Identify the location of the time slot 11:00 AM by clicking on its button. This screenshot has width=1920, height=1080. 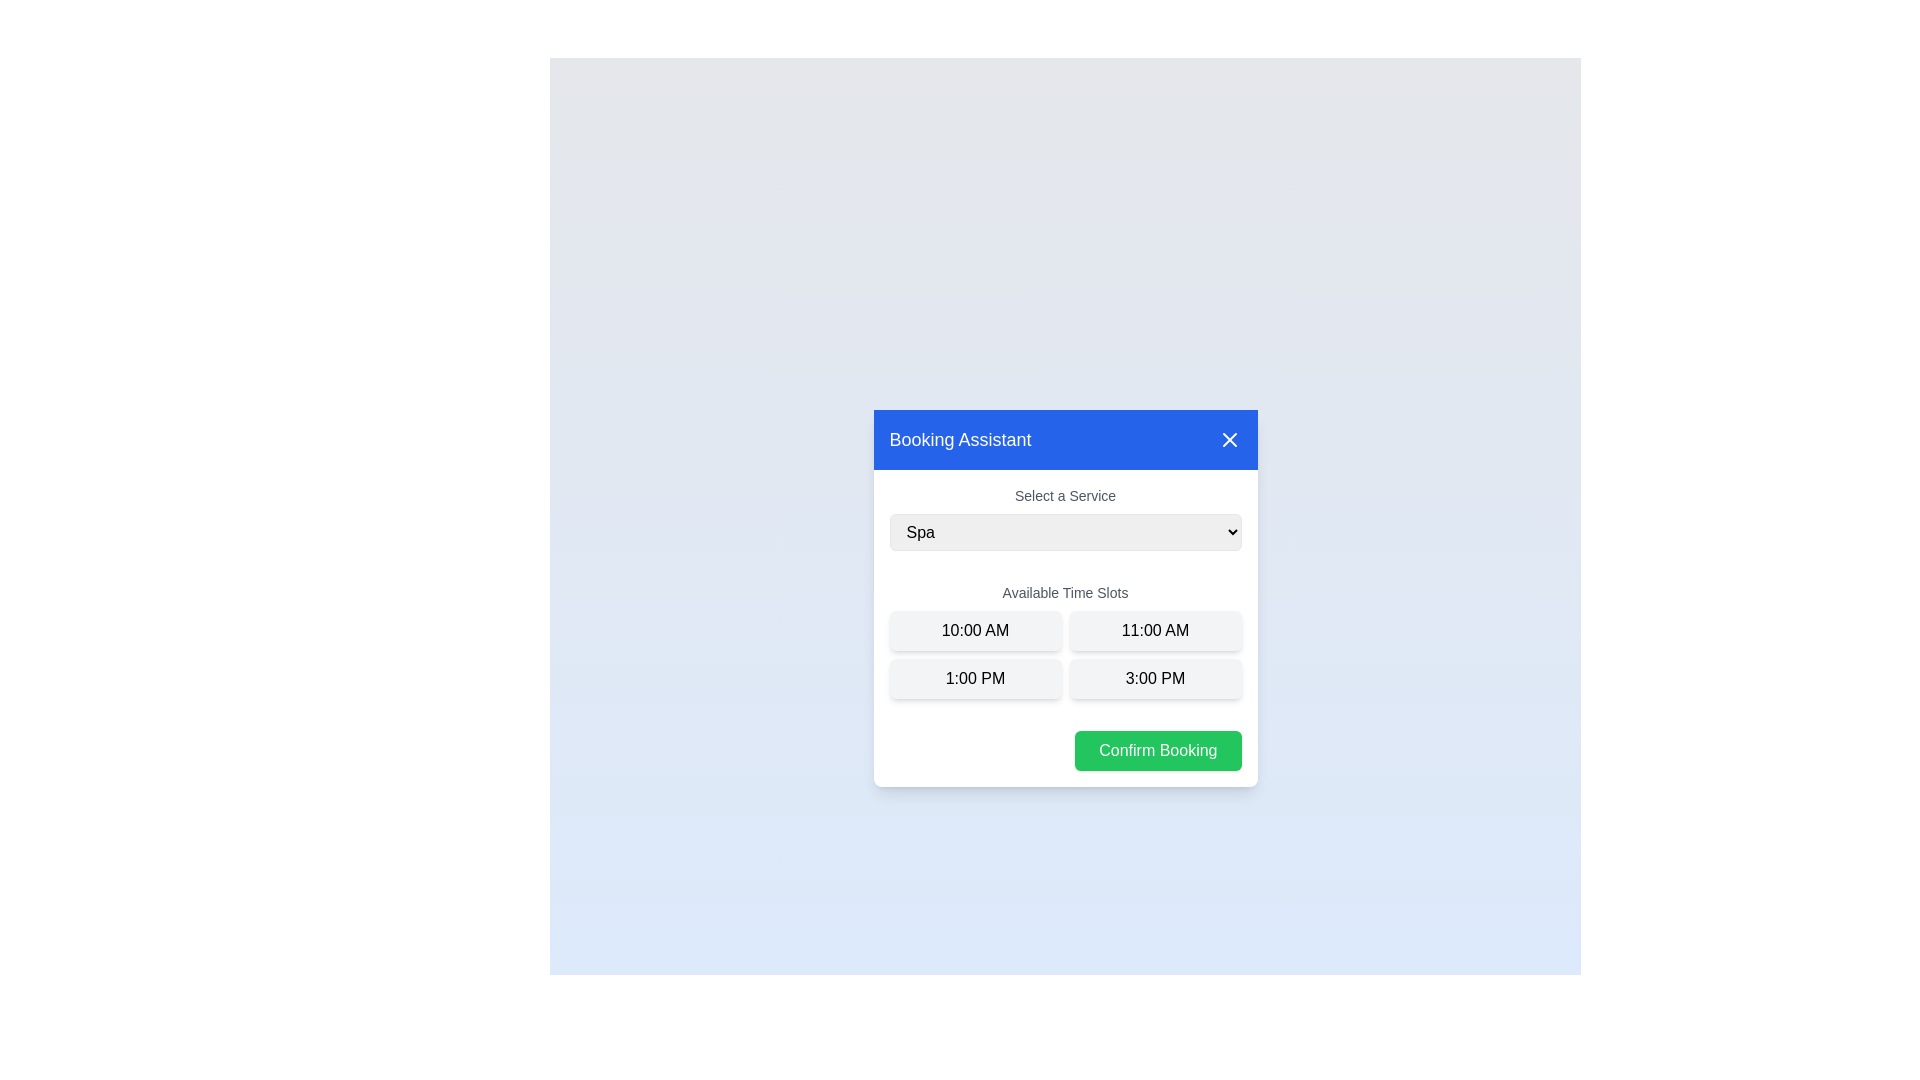
(1155, 630).